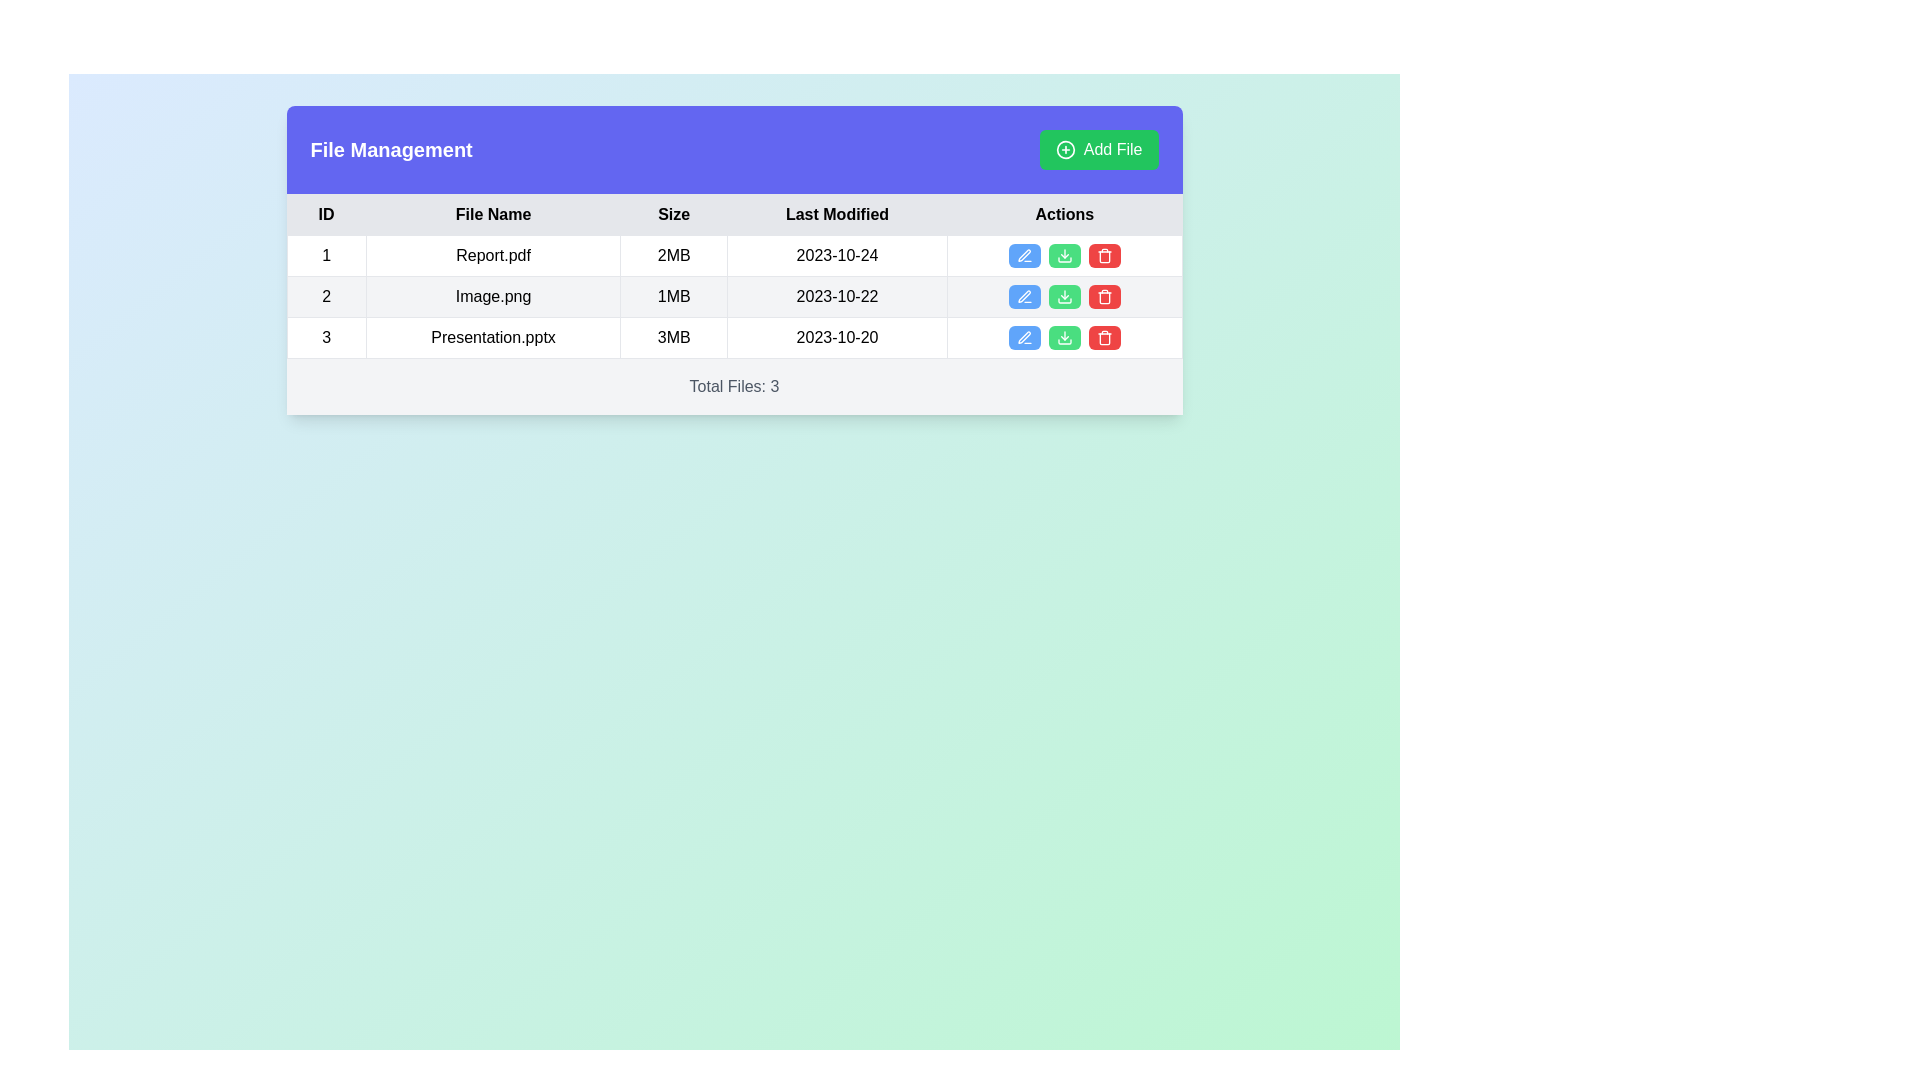  What do you see at coordinates (1103, 338) in the screenshot?
I see `the delete icon button located in the 'Actions' column of the third row in the table` at bounding box center [1103, 338].